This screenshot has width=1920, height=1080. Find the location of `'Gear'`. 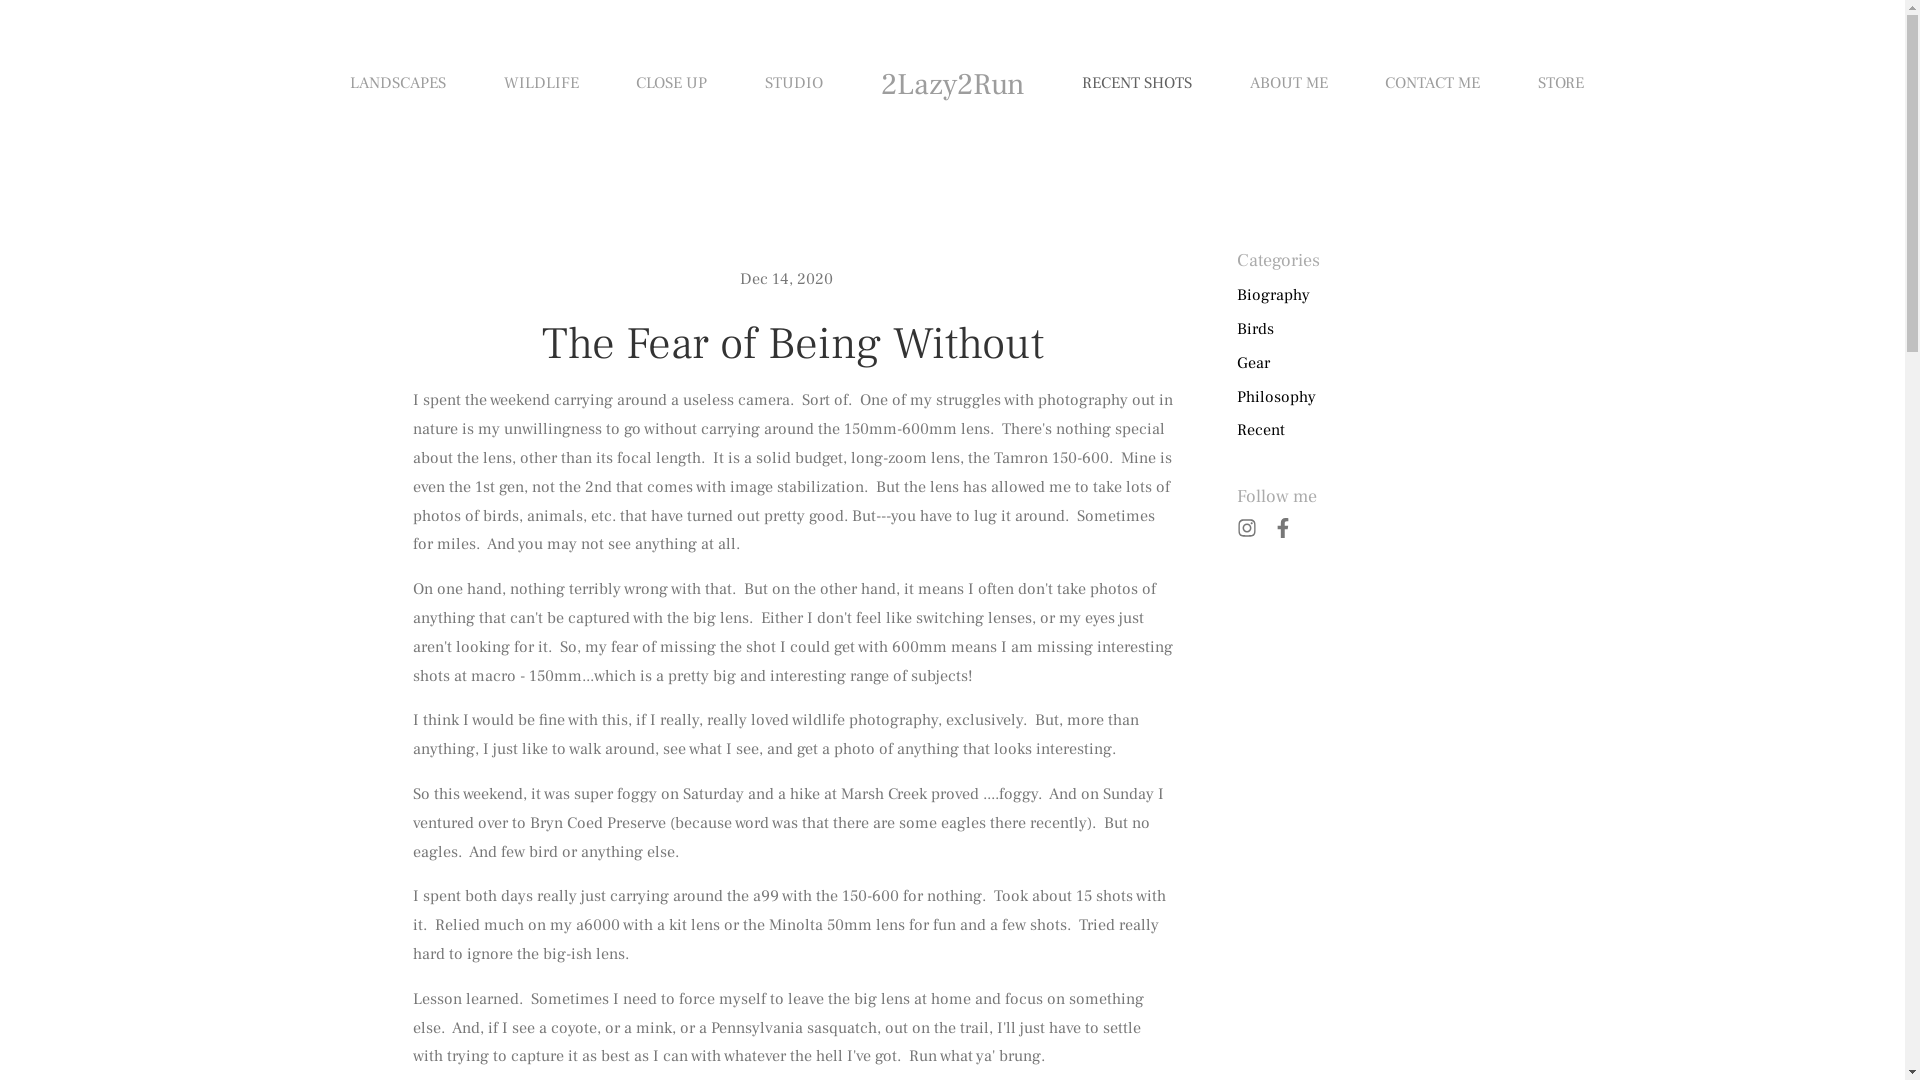

'Gear' is located at coordinates (1235, 363).